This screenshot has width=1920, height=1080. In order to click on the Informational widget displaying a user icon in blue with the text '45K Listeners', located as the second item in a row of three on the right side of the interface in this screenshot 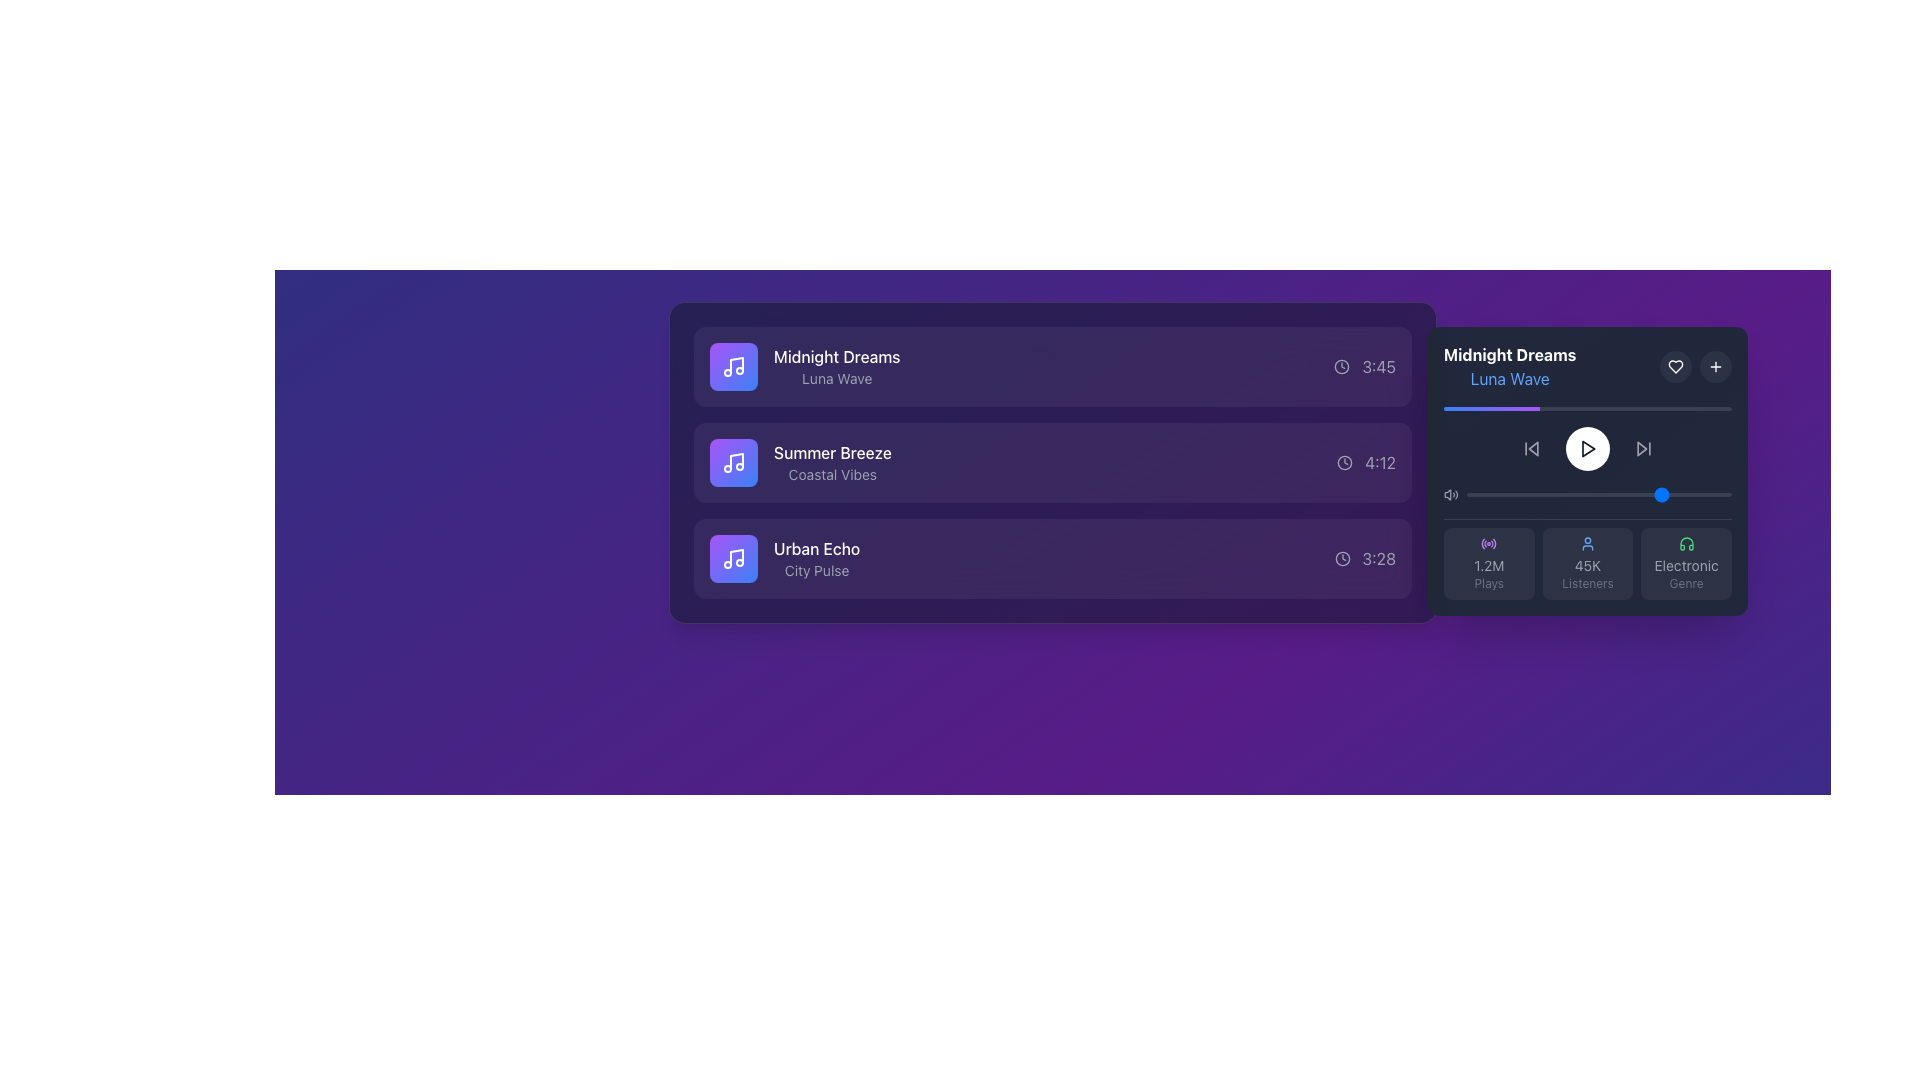, I will do `click(1587, 563)`.